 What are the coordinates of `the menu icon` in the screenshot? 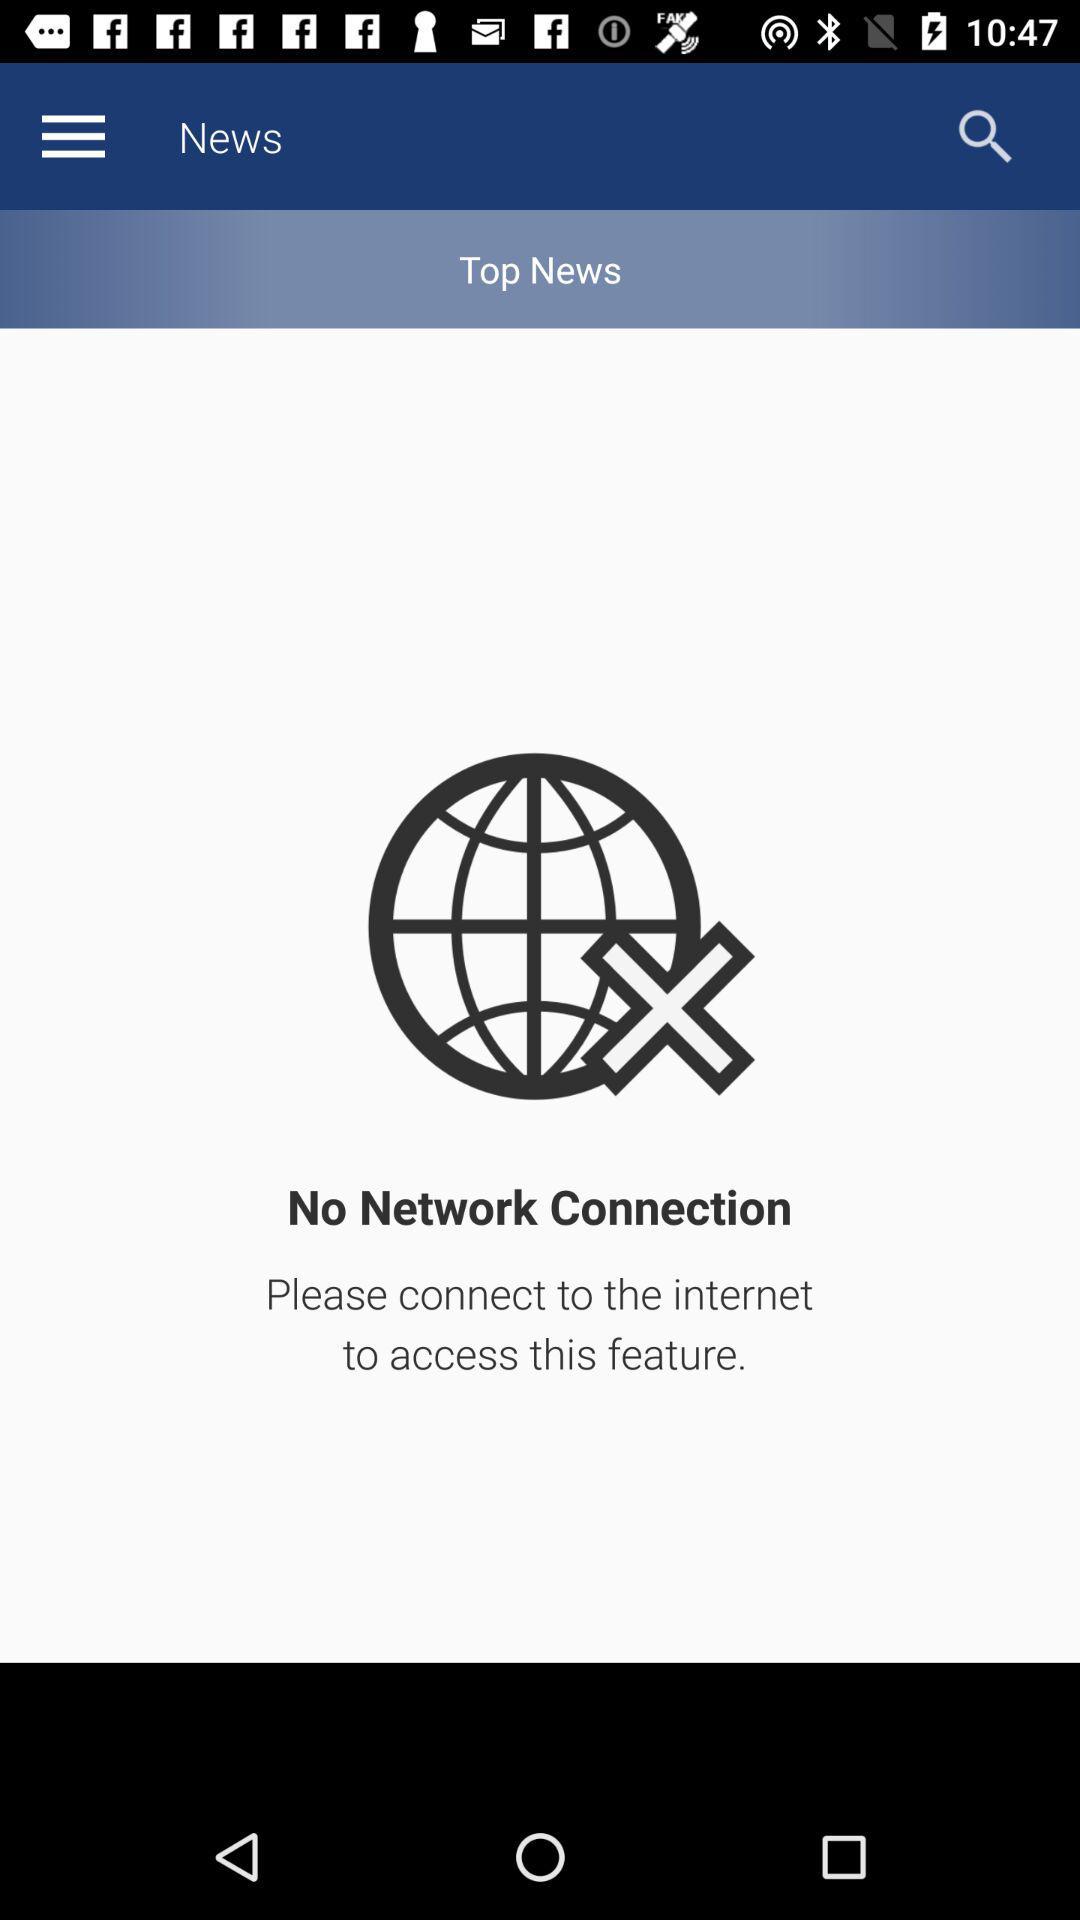 It's located at (72, 135).